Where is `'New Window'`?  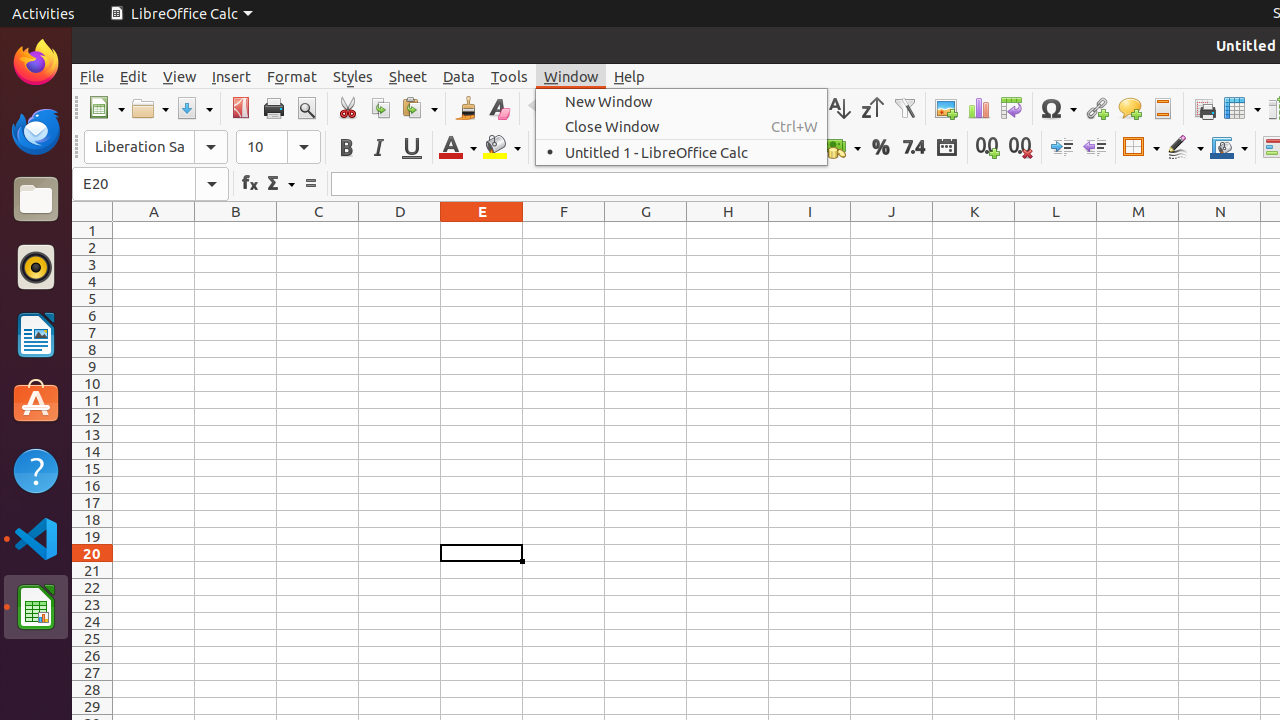
'New Window' is located at coordinates (681, 101).